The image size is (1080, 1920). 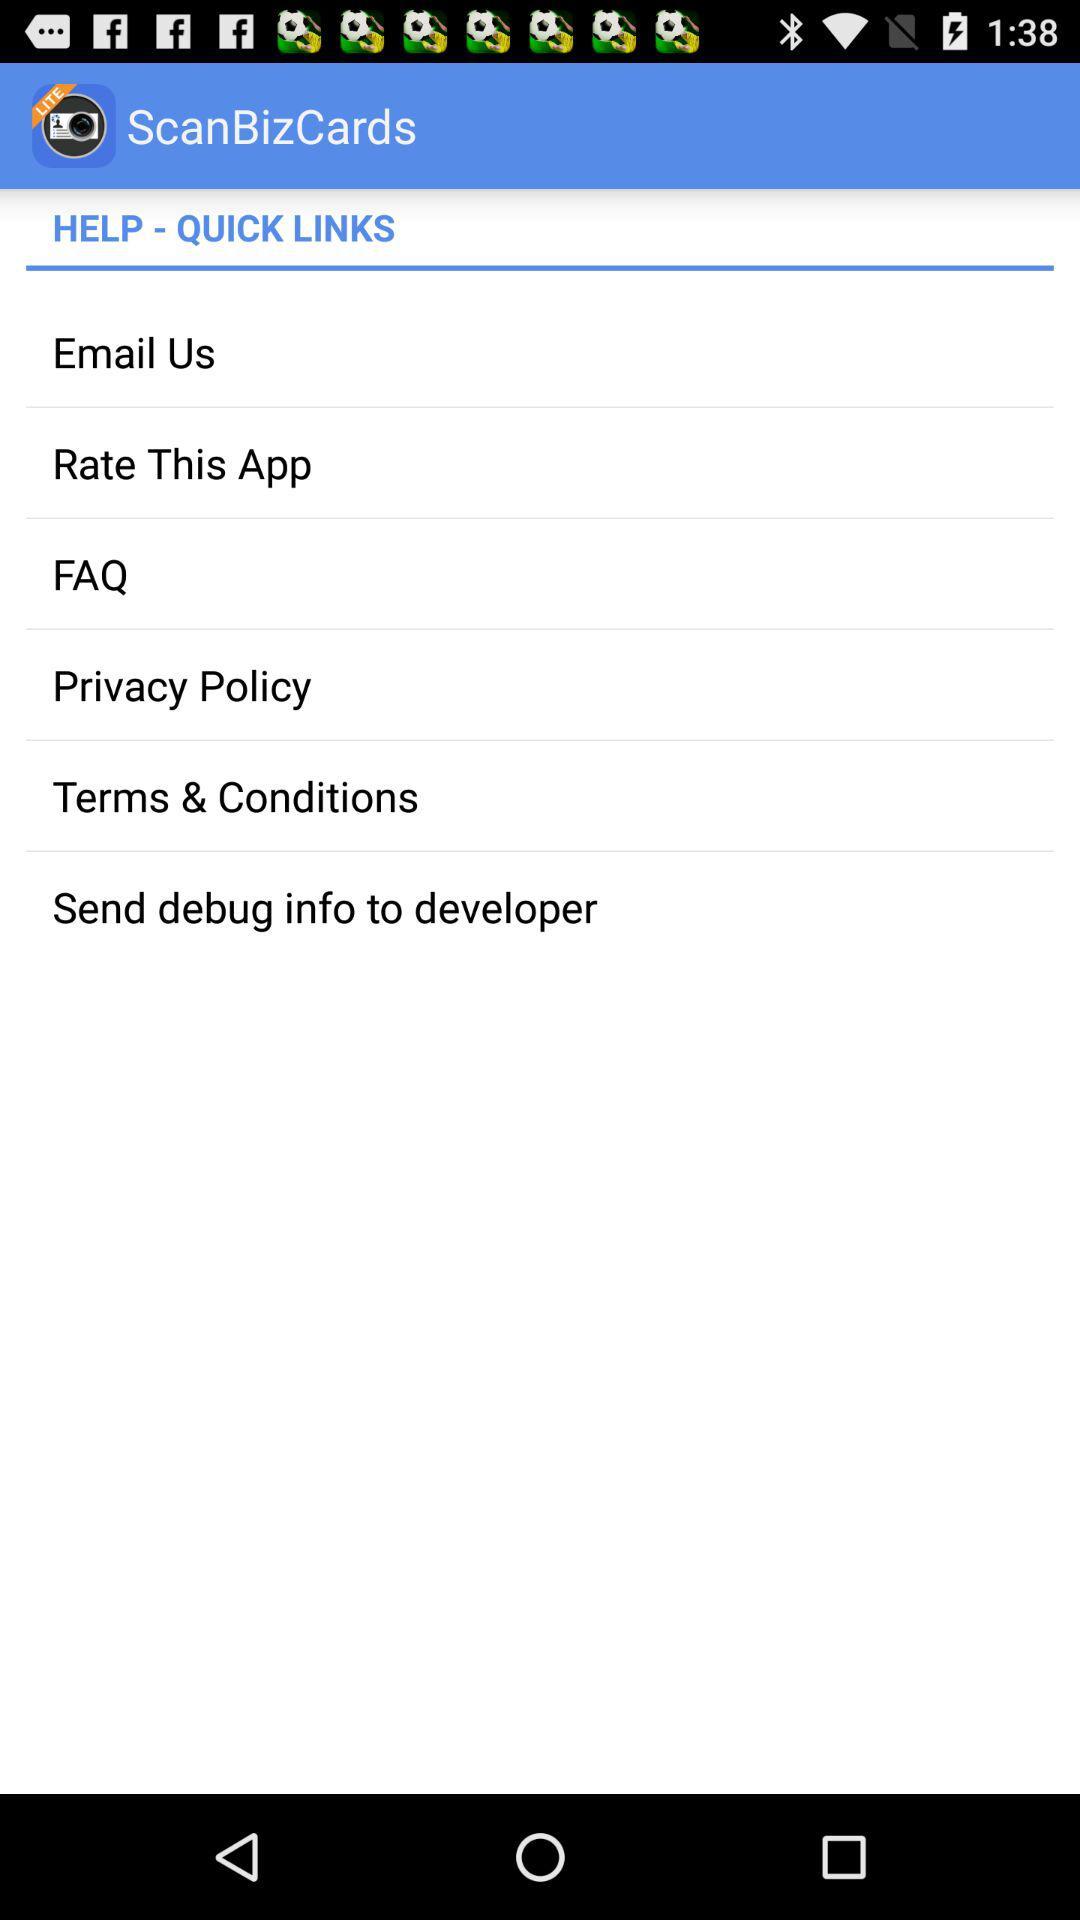 I want to click on item above privacy policy icon, so click(x=540, y=572).